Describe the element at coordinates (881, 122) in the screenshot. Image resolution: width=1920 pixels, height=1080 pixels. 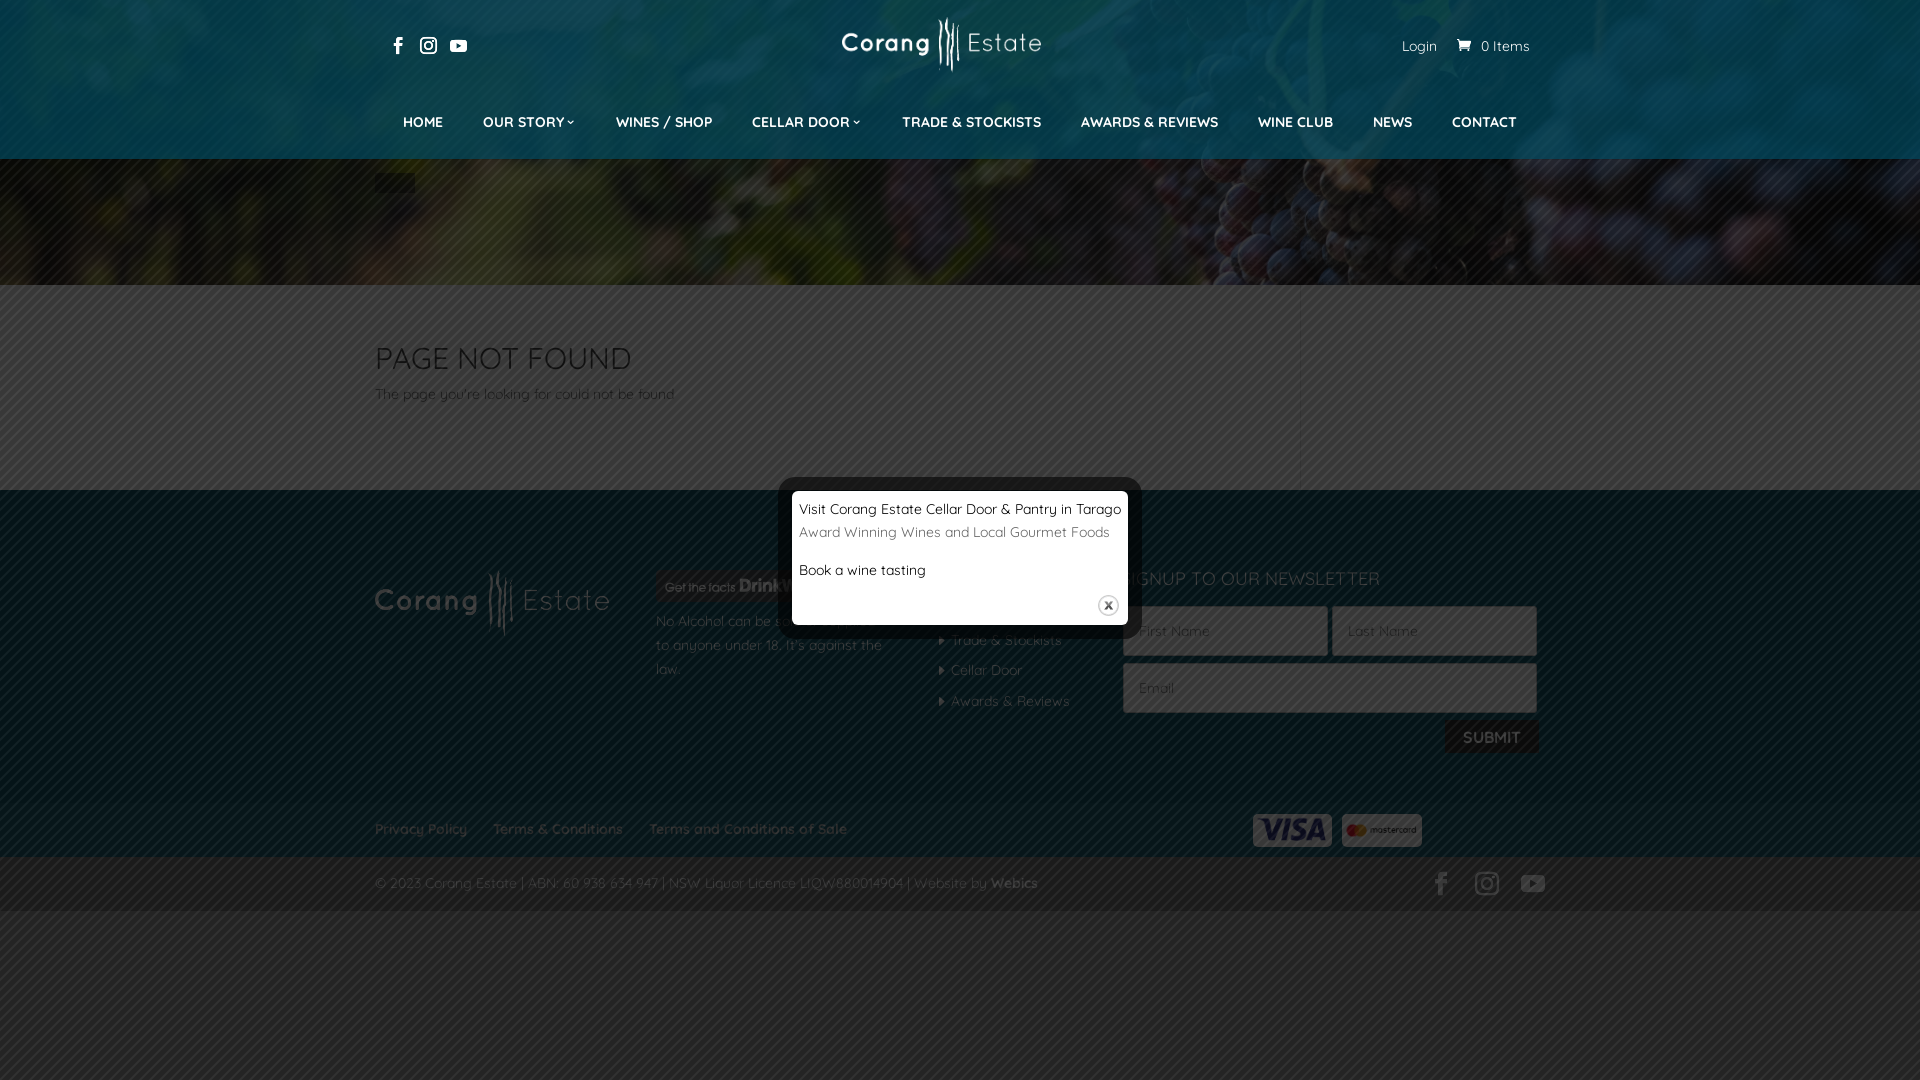
I see `'TRADE & STOCKISTS'` at that location.